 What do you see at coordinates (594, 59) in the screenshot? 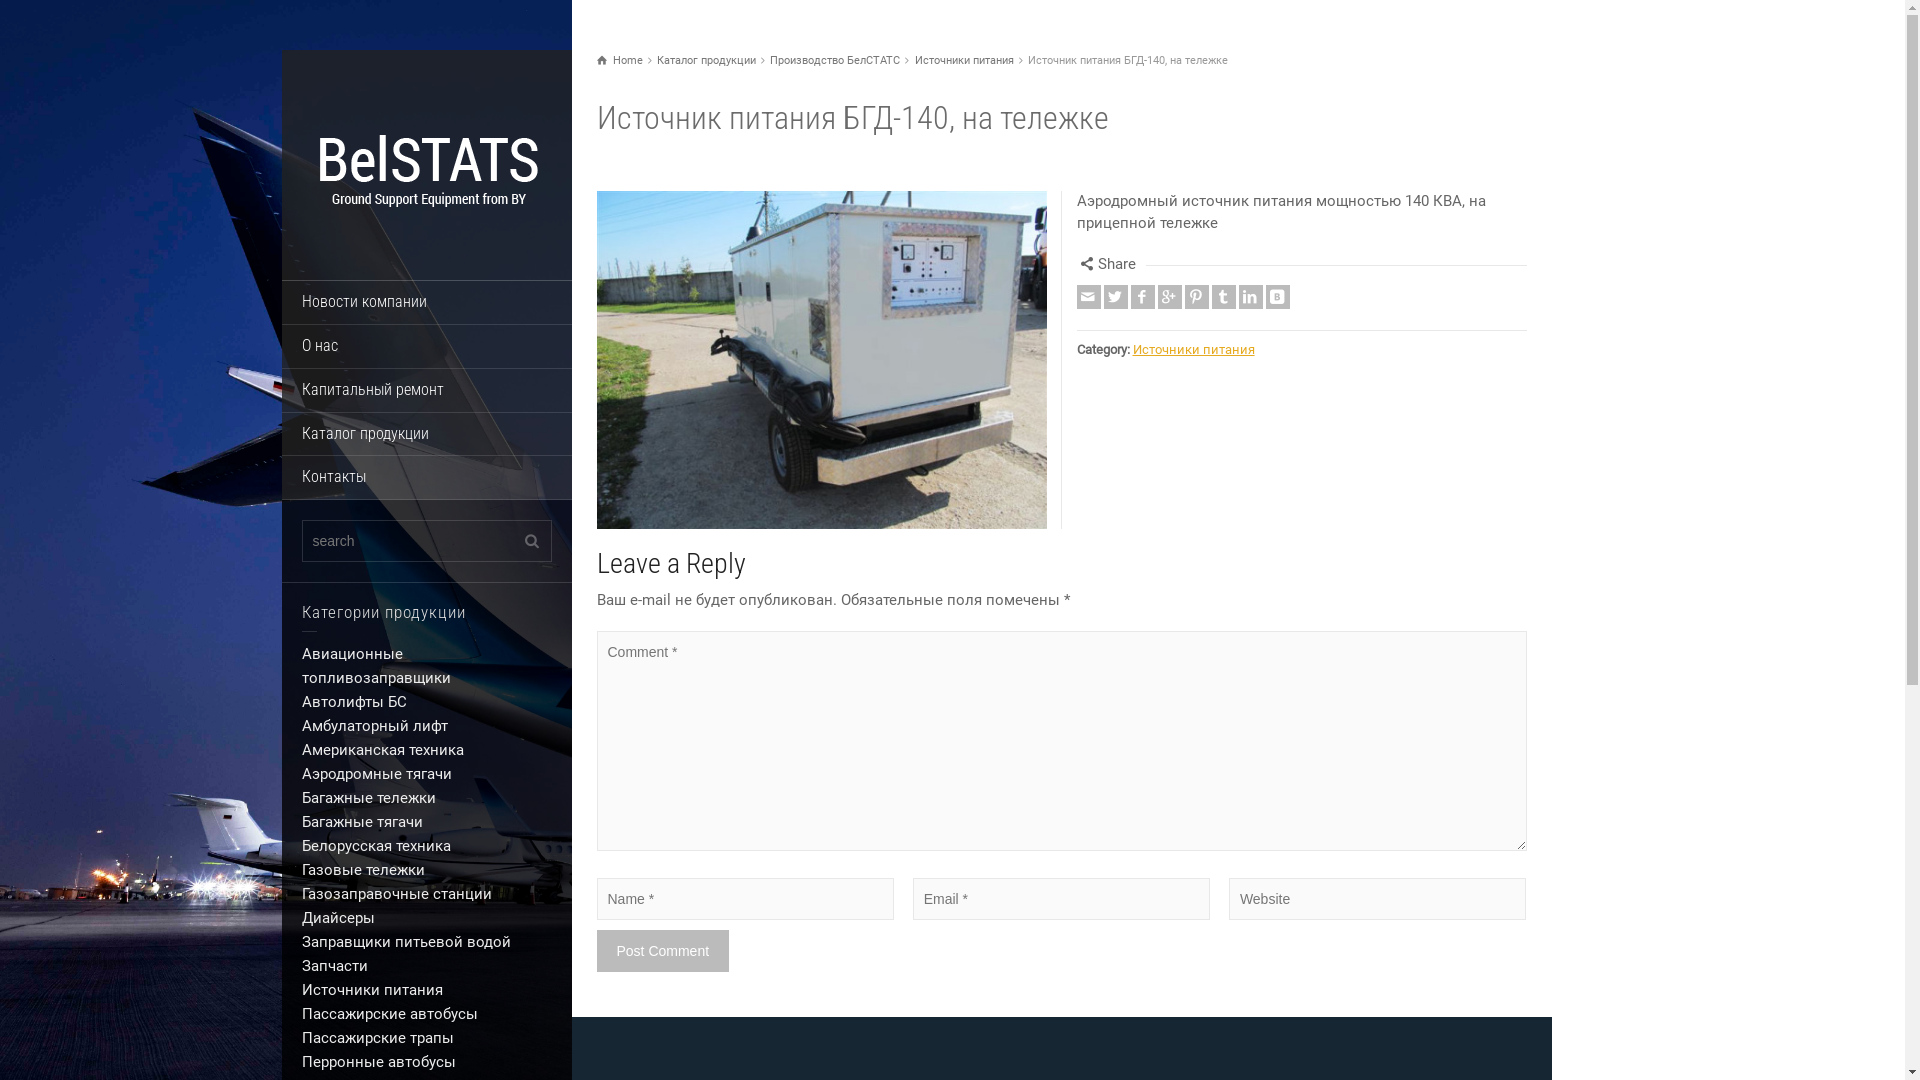
I see `'Home'` at bounding box center [594, 59].